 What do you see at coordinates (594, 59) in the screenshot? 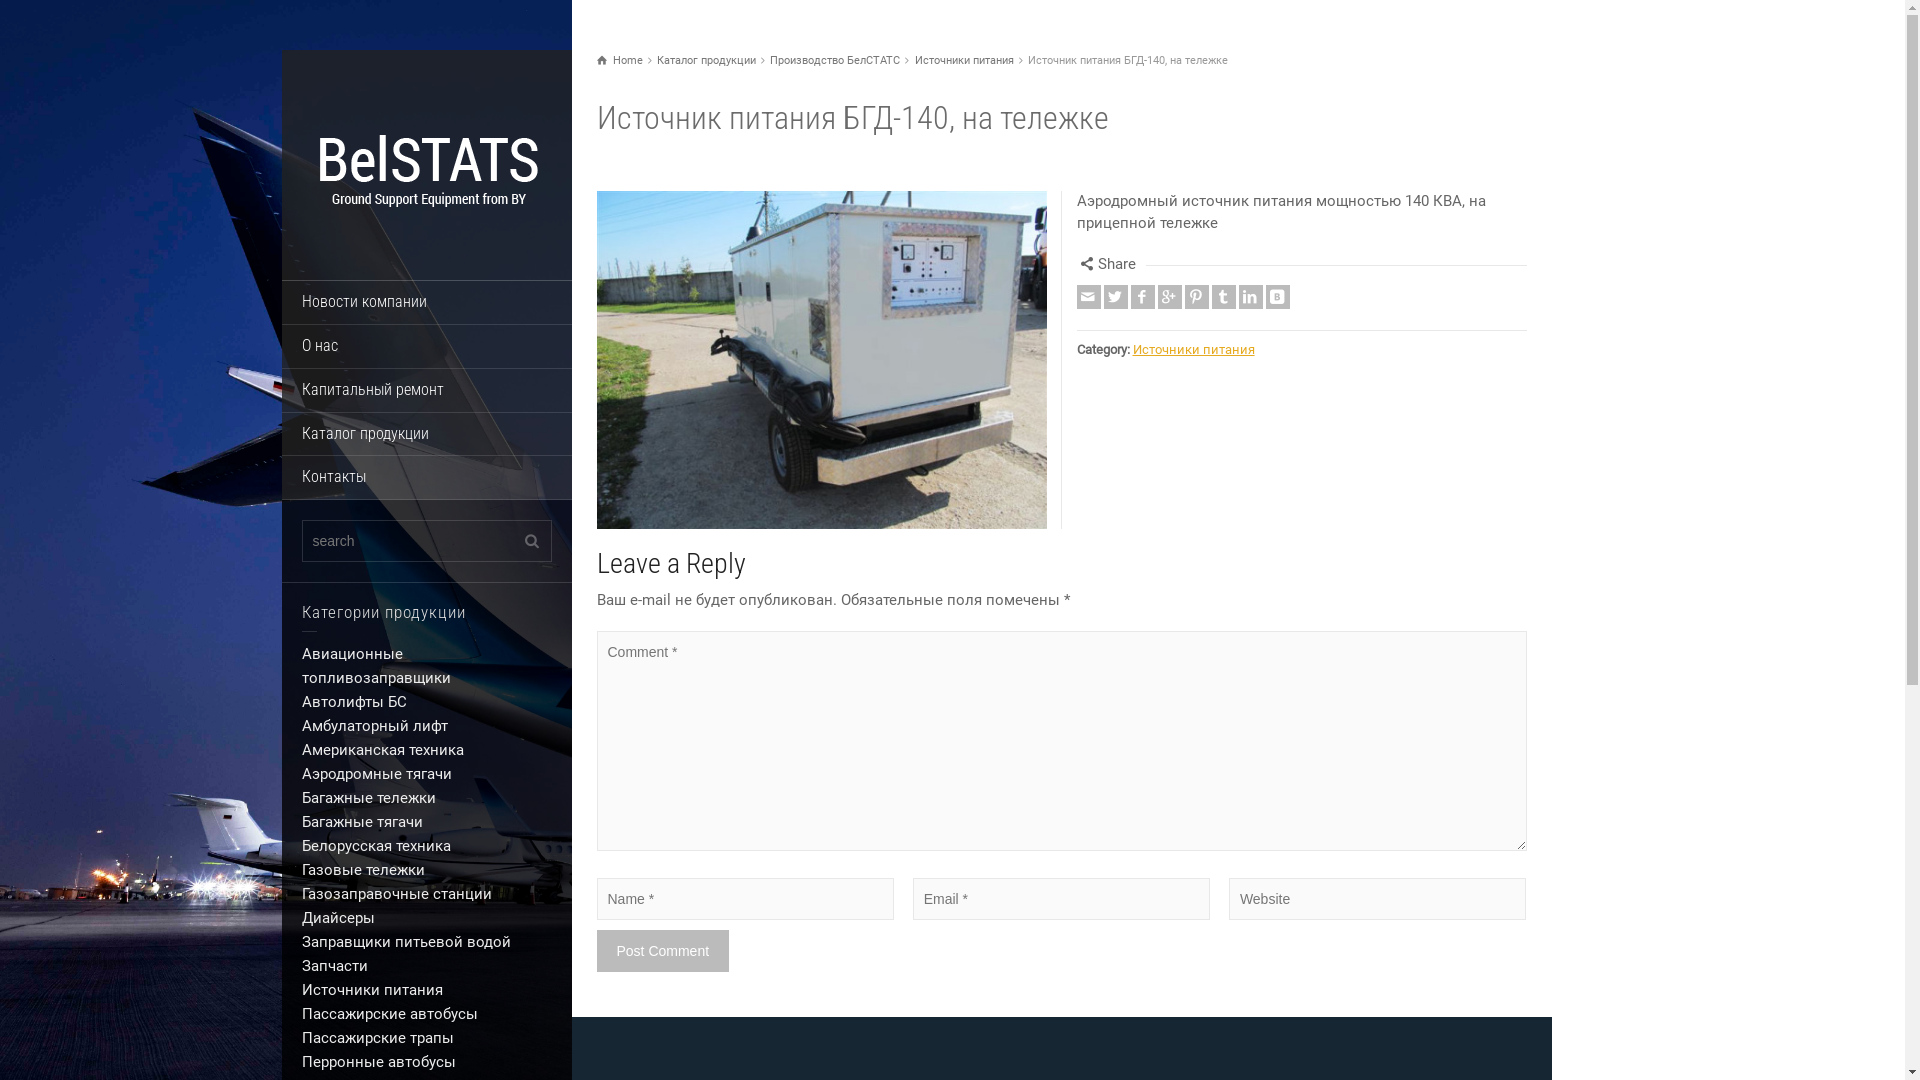
I see `'Home'` at bounding box center [594, 59].